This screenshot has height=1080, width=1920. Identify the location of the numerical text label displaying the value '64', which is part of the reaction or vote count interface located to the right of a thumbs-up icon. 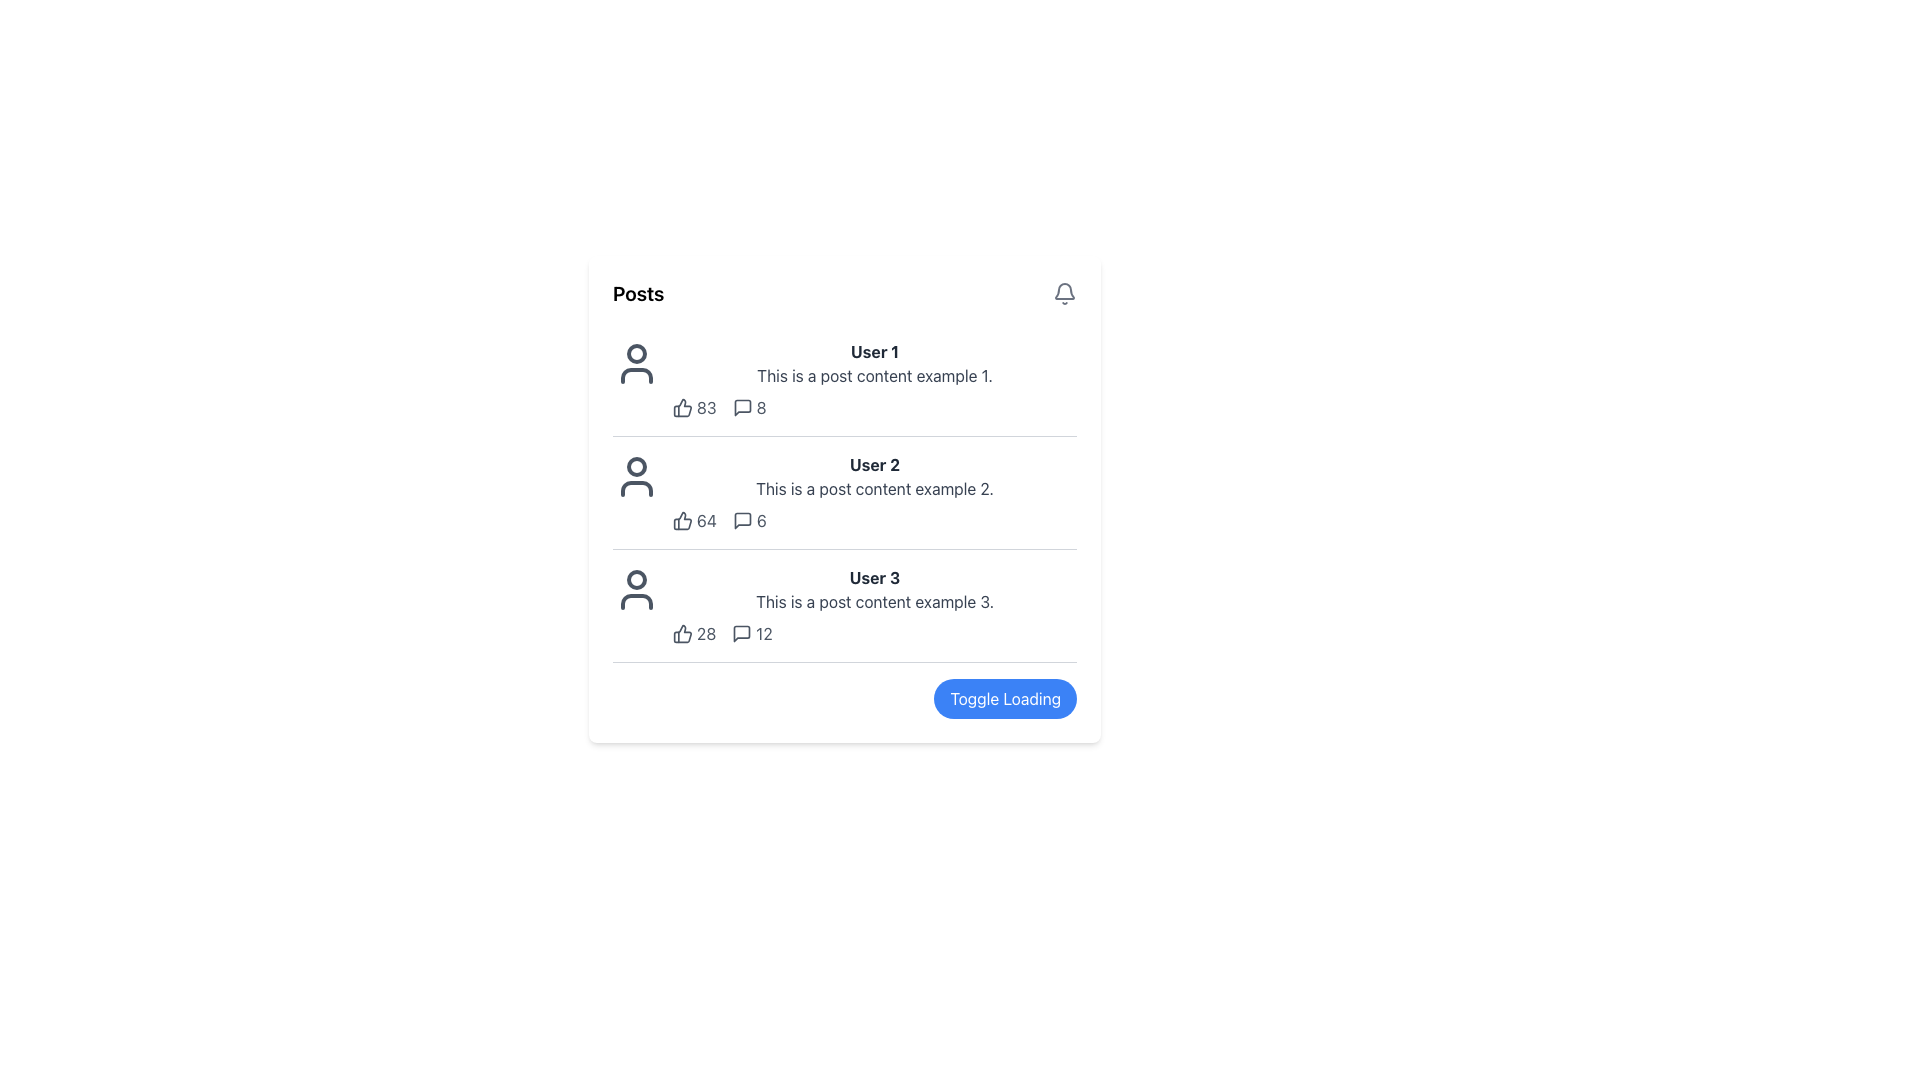
(706, 519).